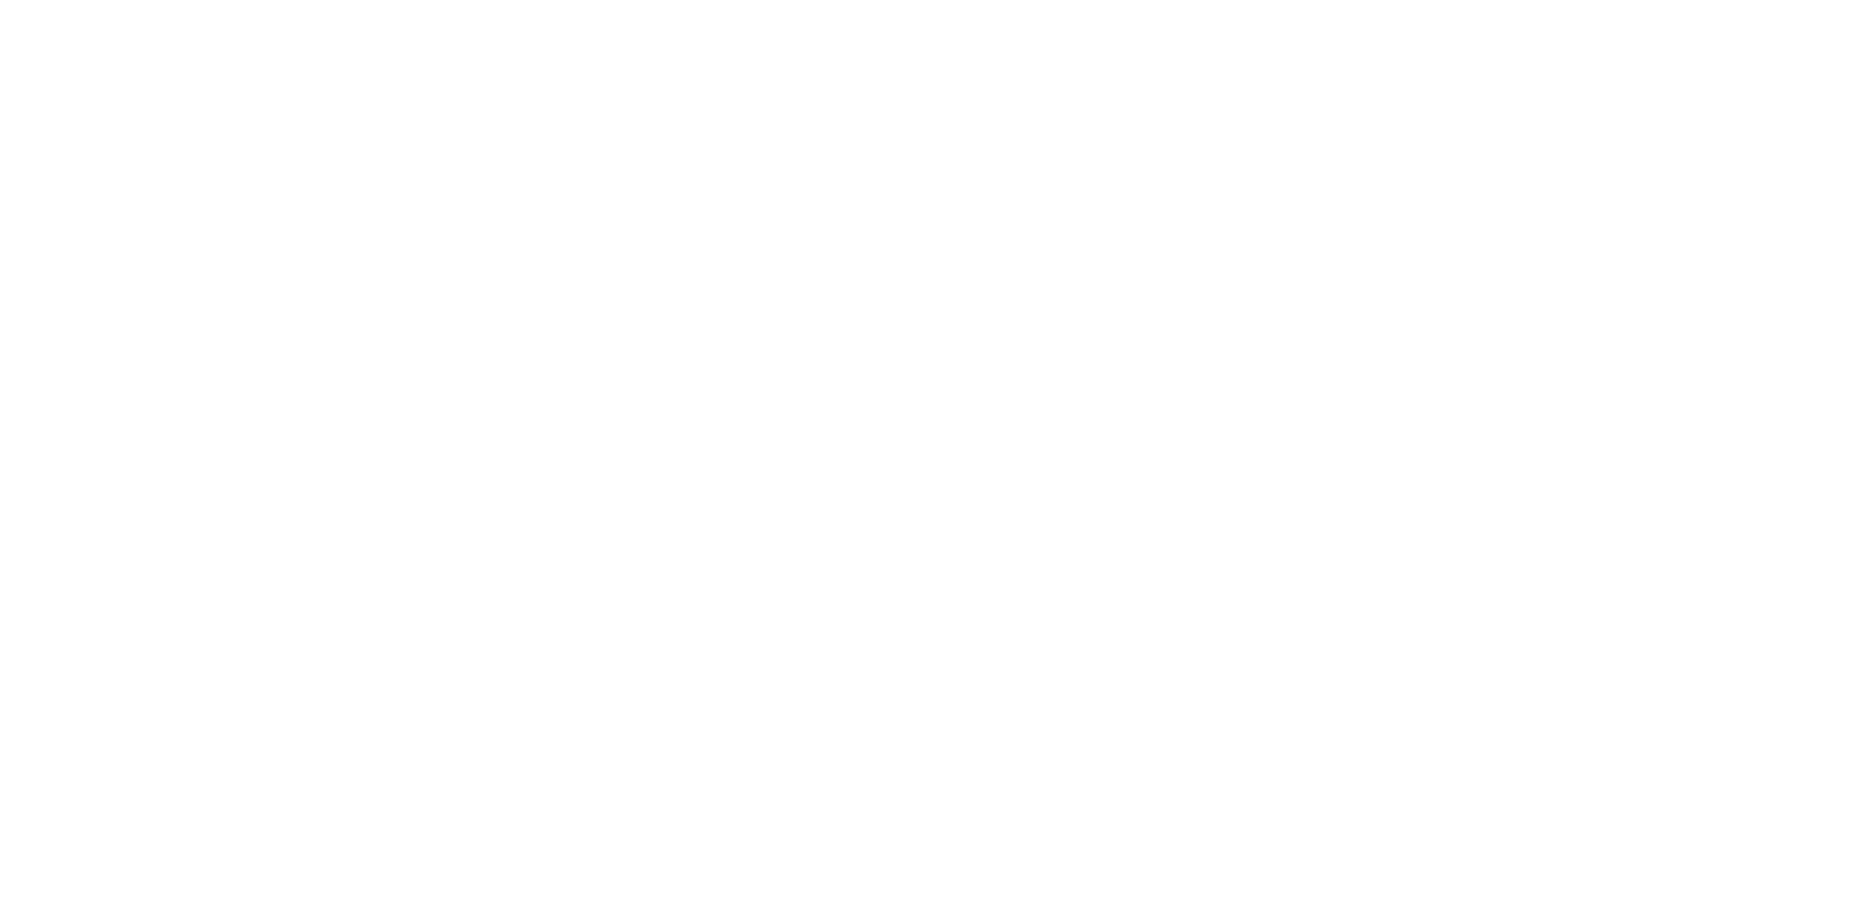 The width and height of the screenshot is (1852, 908). What do you see at coordinates (534, 703) in the screenshot?
I see `'Categories'` at bounding box center [534, 703].